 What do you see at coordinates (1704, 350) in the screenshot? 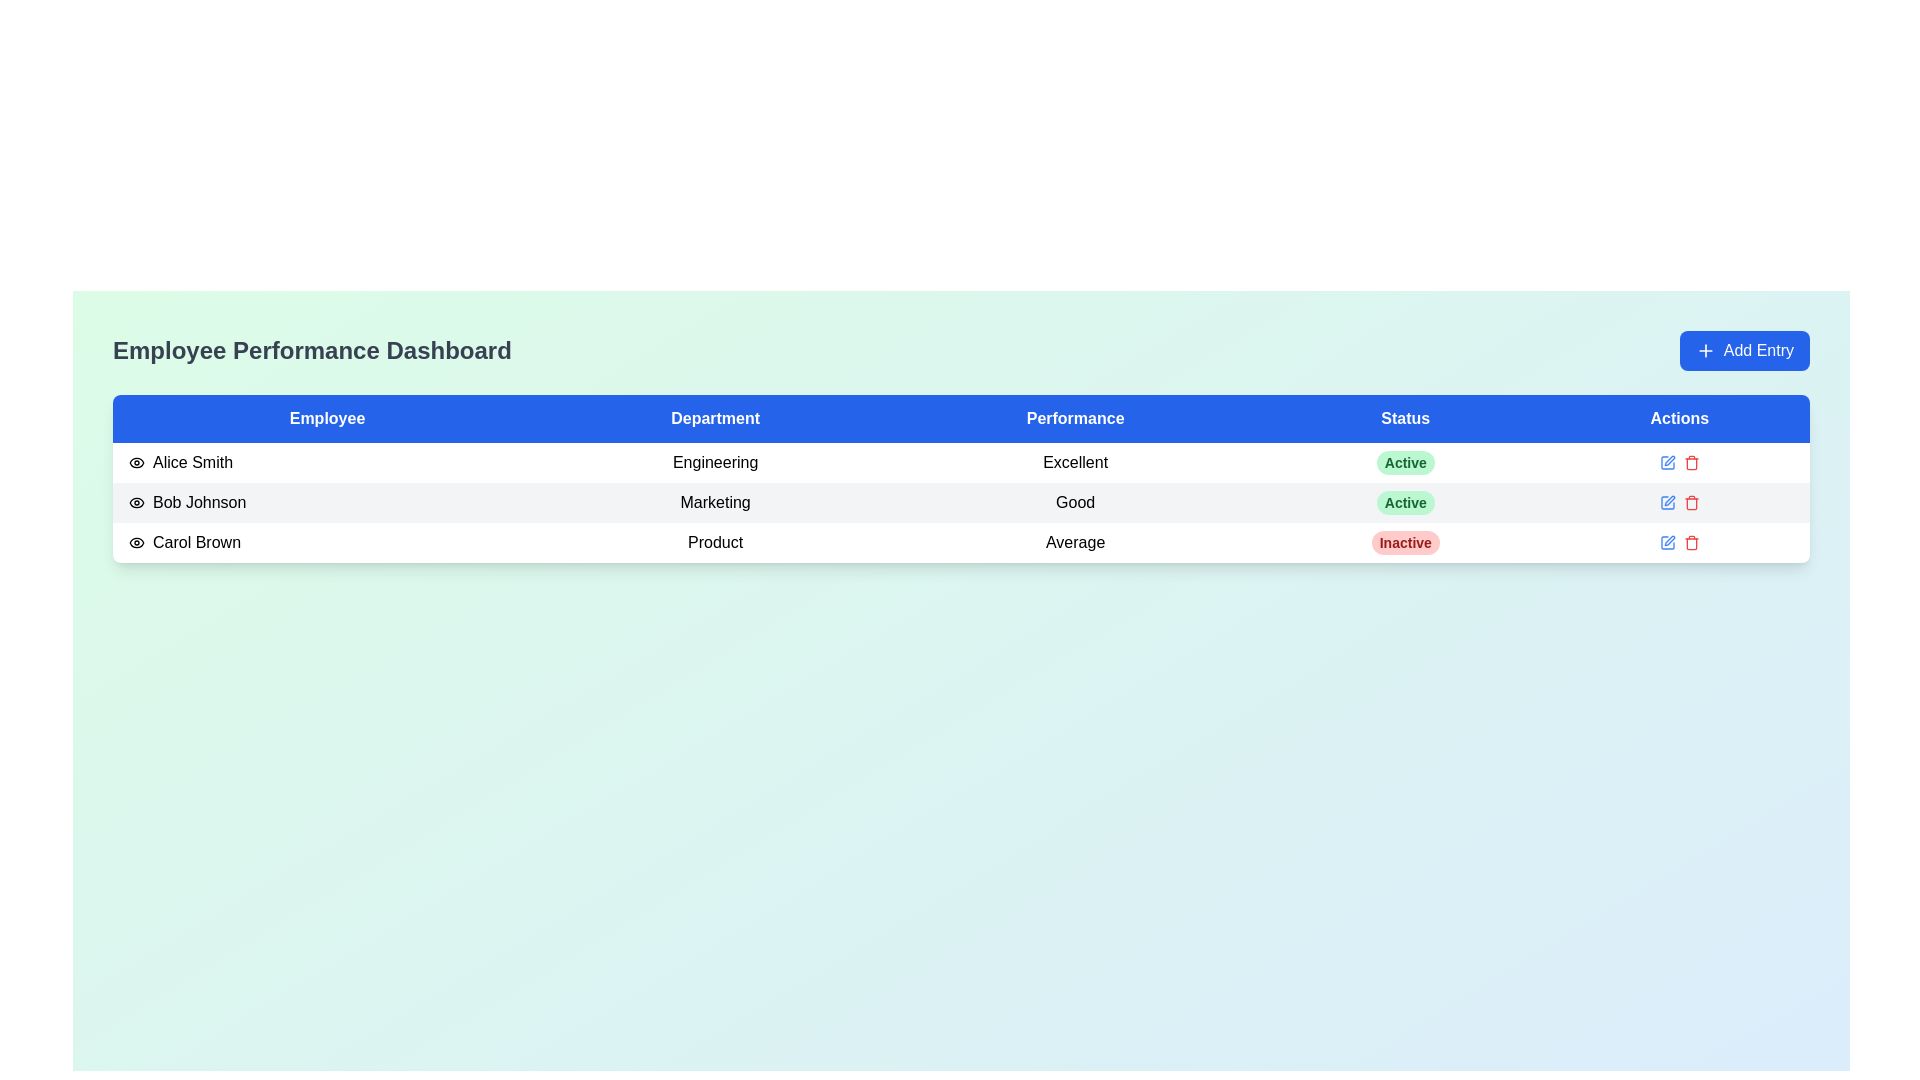
I see `the SVG icon indicating the purpose of the 'Add Entry' button located in the top-right corner of the interface, above the employee data table` at bounding box center [1704, 350].